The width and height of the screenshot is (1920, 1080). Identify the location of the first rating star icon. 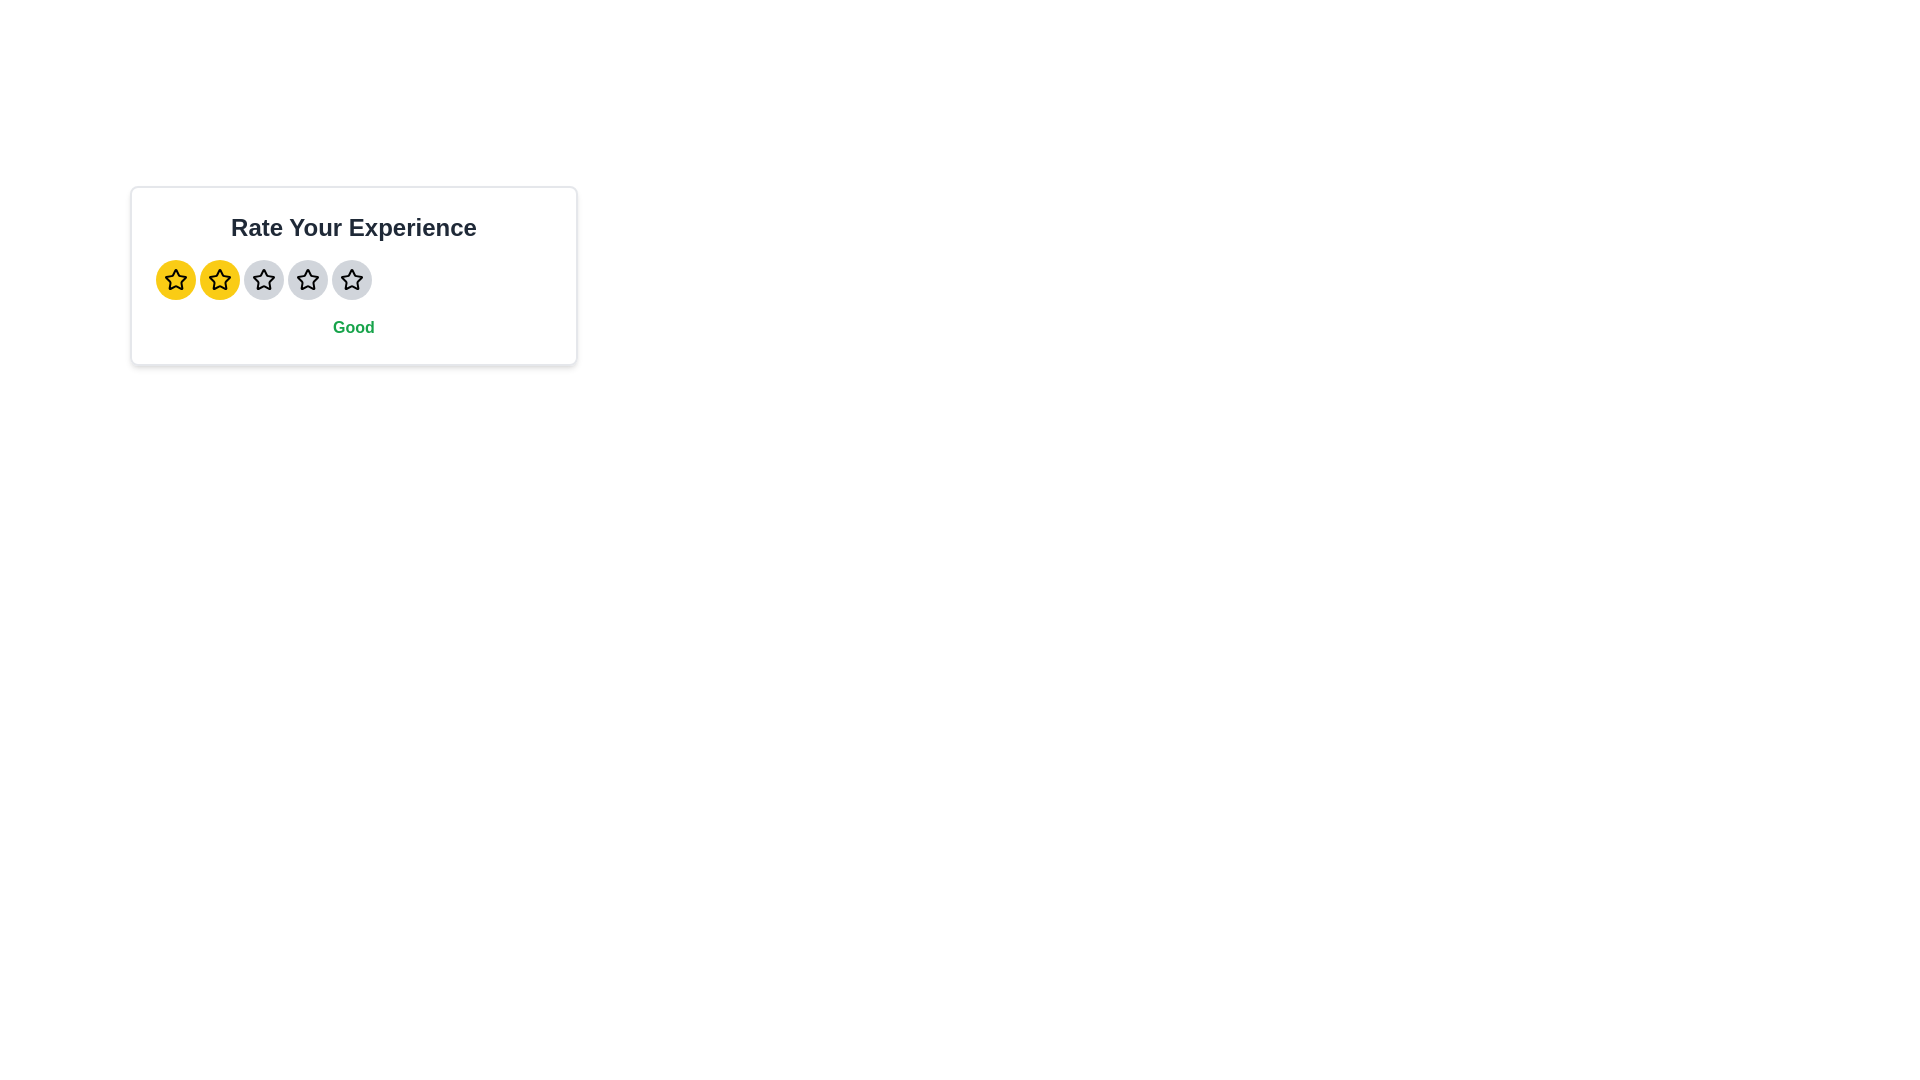
(176, 280).